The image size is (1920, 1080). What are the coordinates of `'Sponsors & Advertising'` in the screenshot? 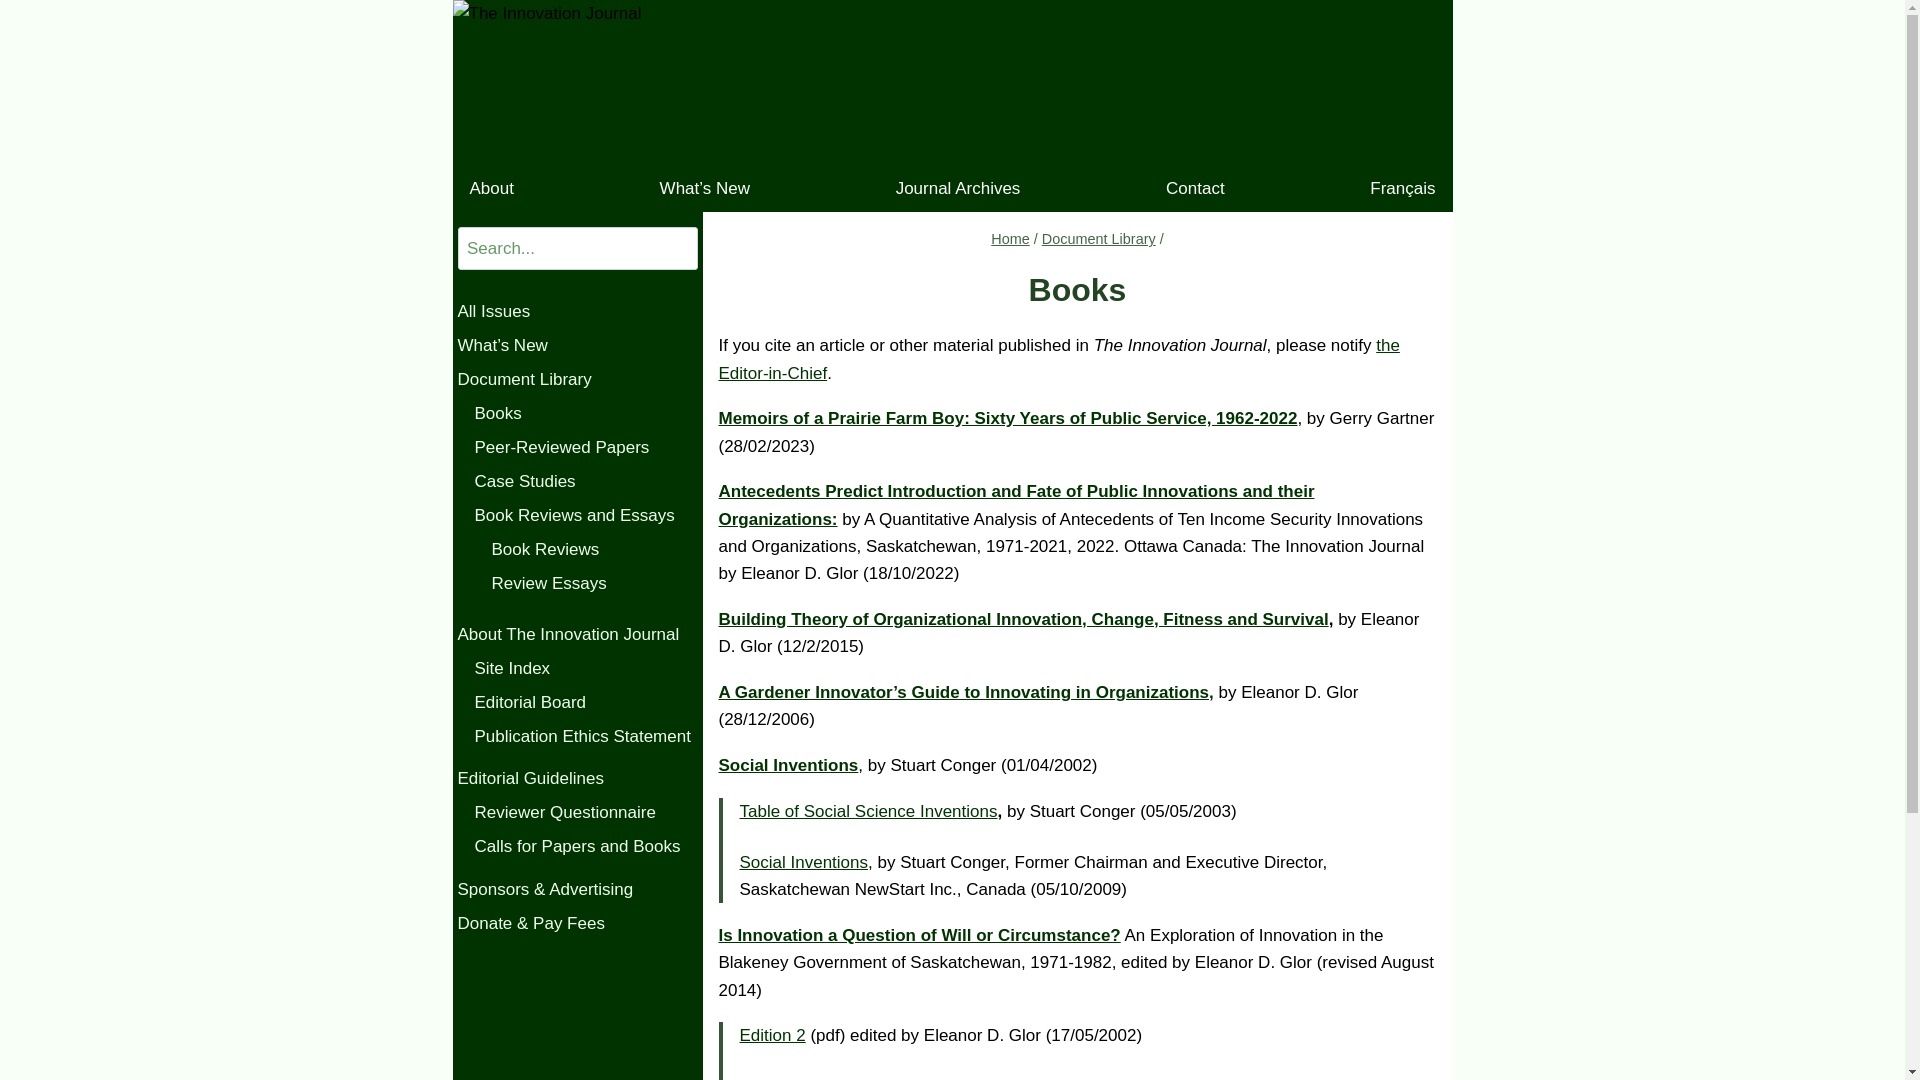 It's located at (456, 889).